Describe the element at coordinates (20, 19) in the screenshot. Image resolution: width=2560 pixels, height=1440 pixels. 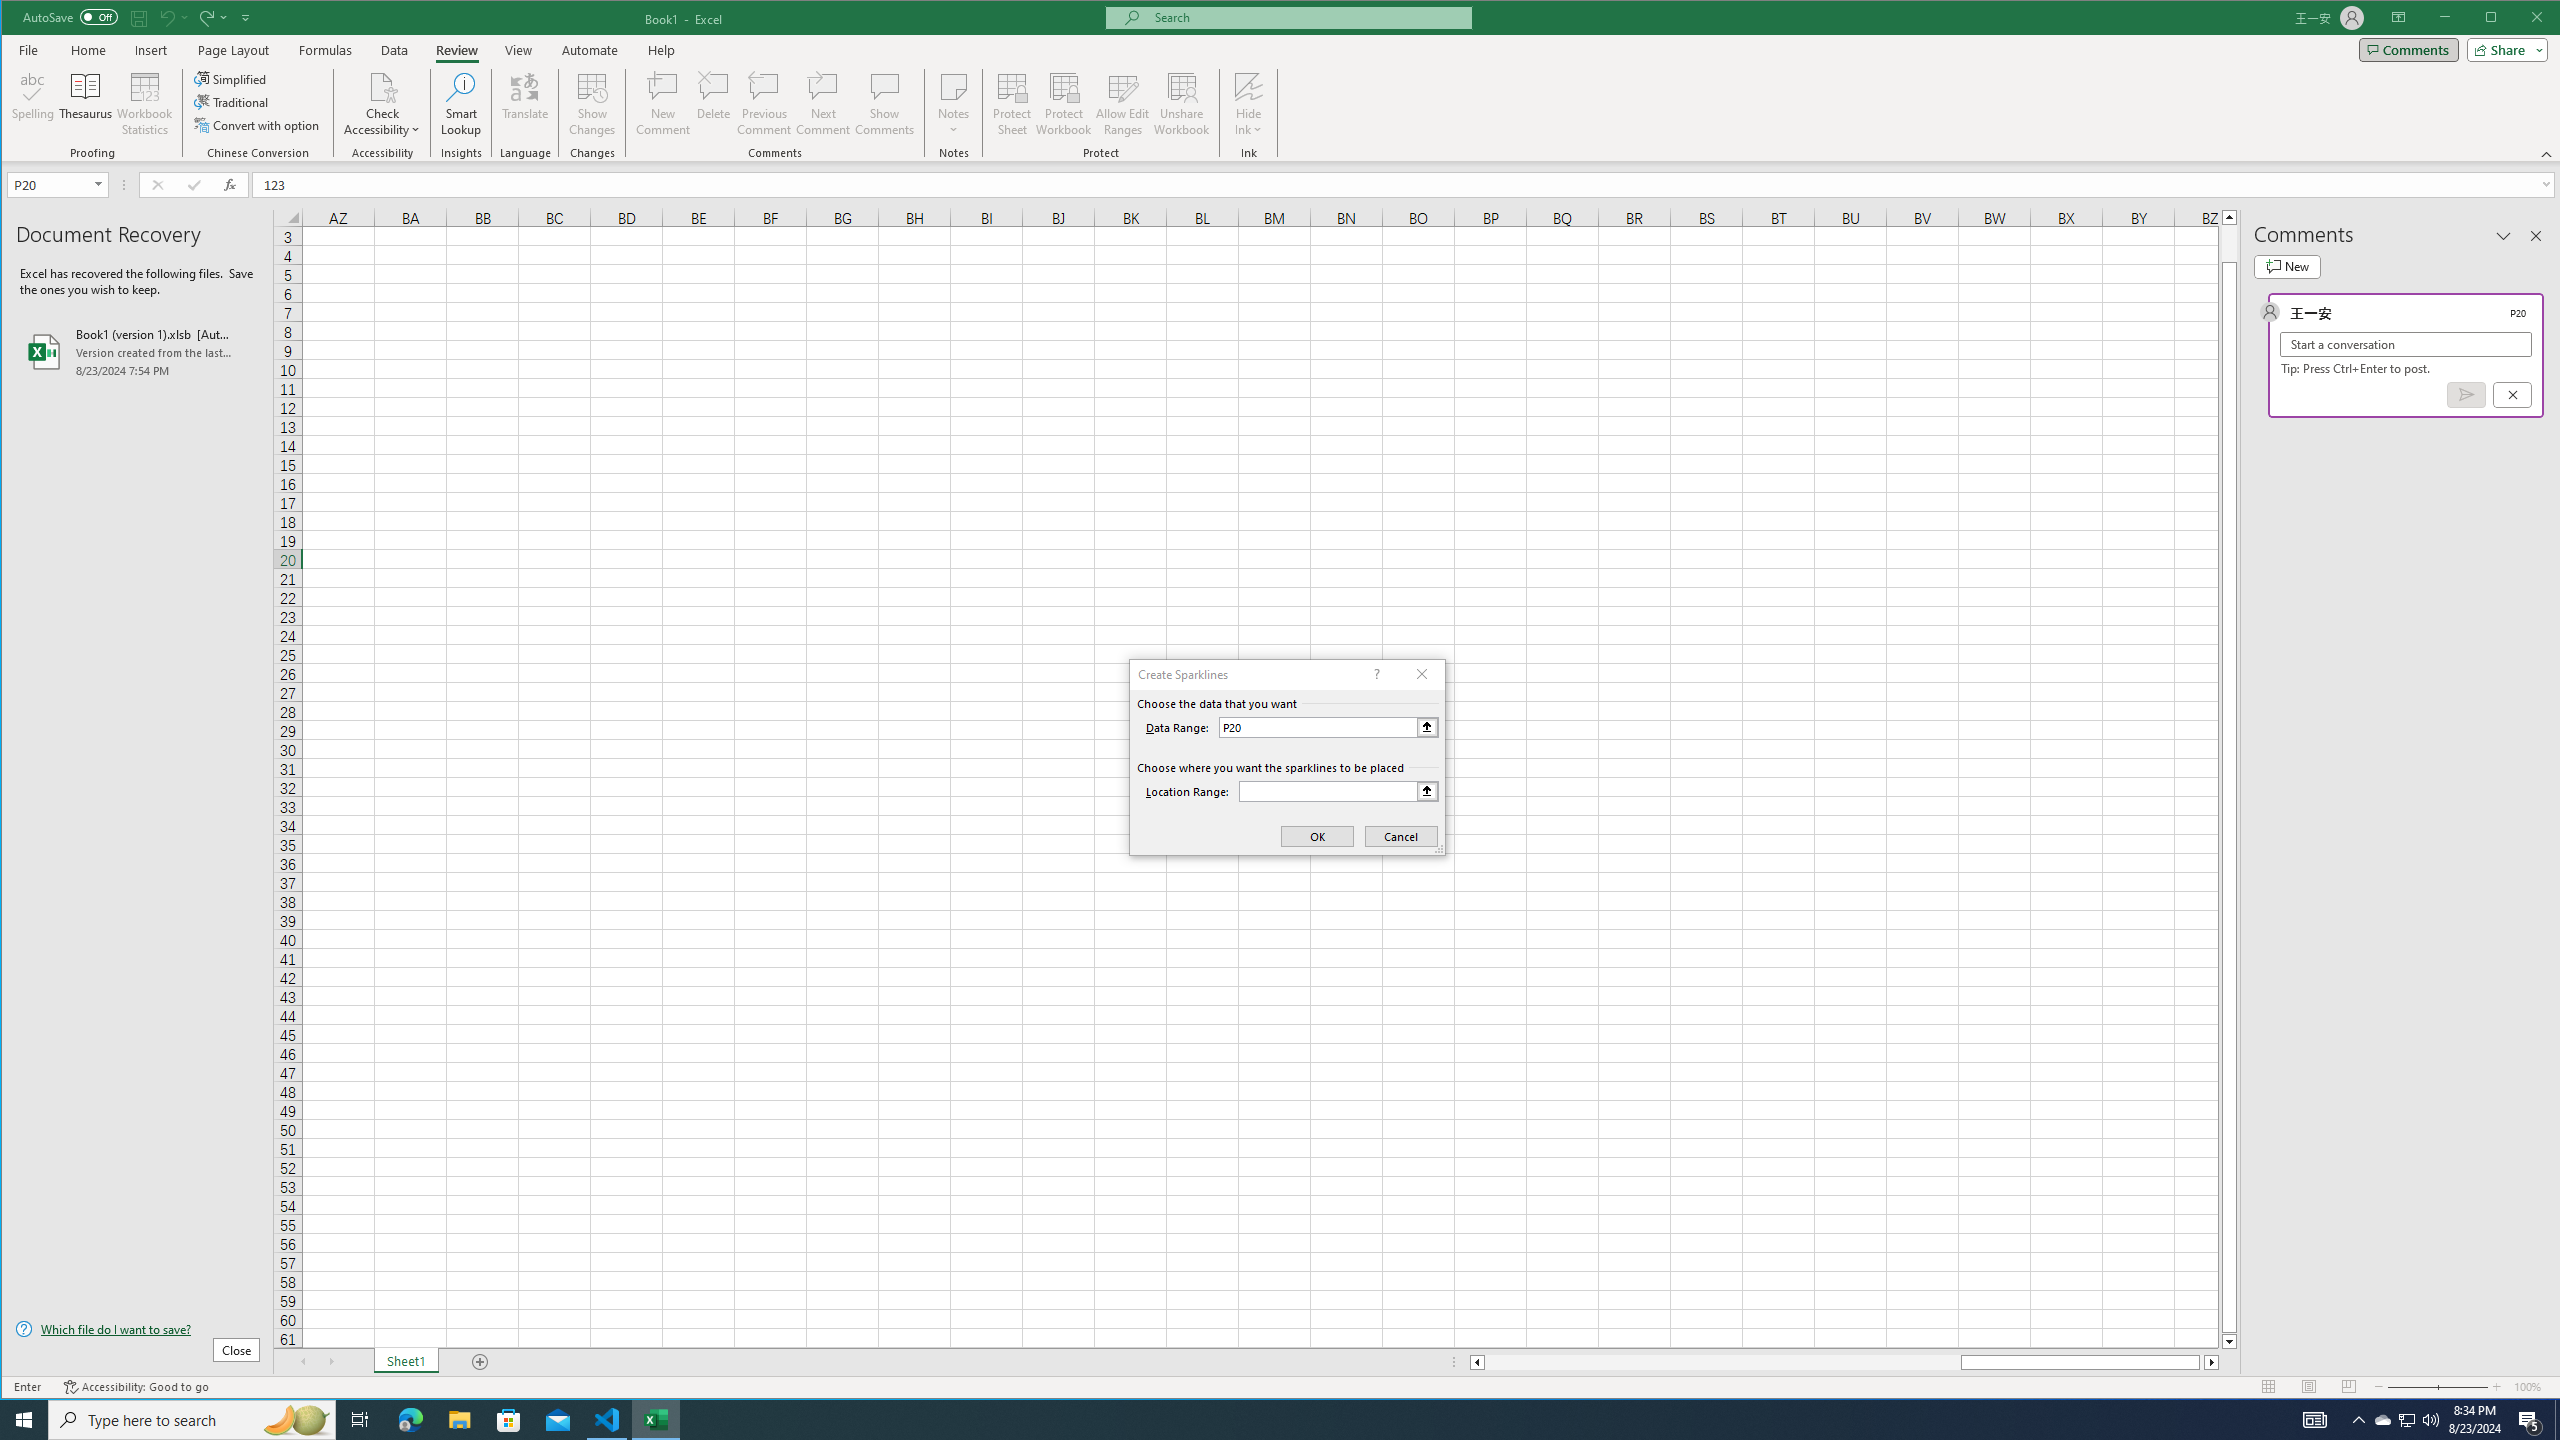
I see `'System'` at that location.